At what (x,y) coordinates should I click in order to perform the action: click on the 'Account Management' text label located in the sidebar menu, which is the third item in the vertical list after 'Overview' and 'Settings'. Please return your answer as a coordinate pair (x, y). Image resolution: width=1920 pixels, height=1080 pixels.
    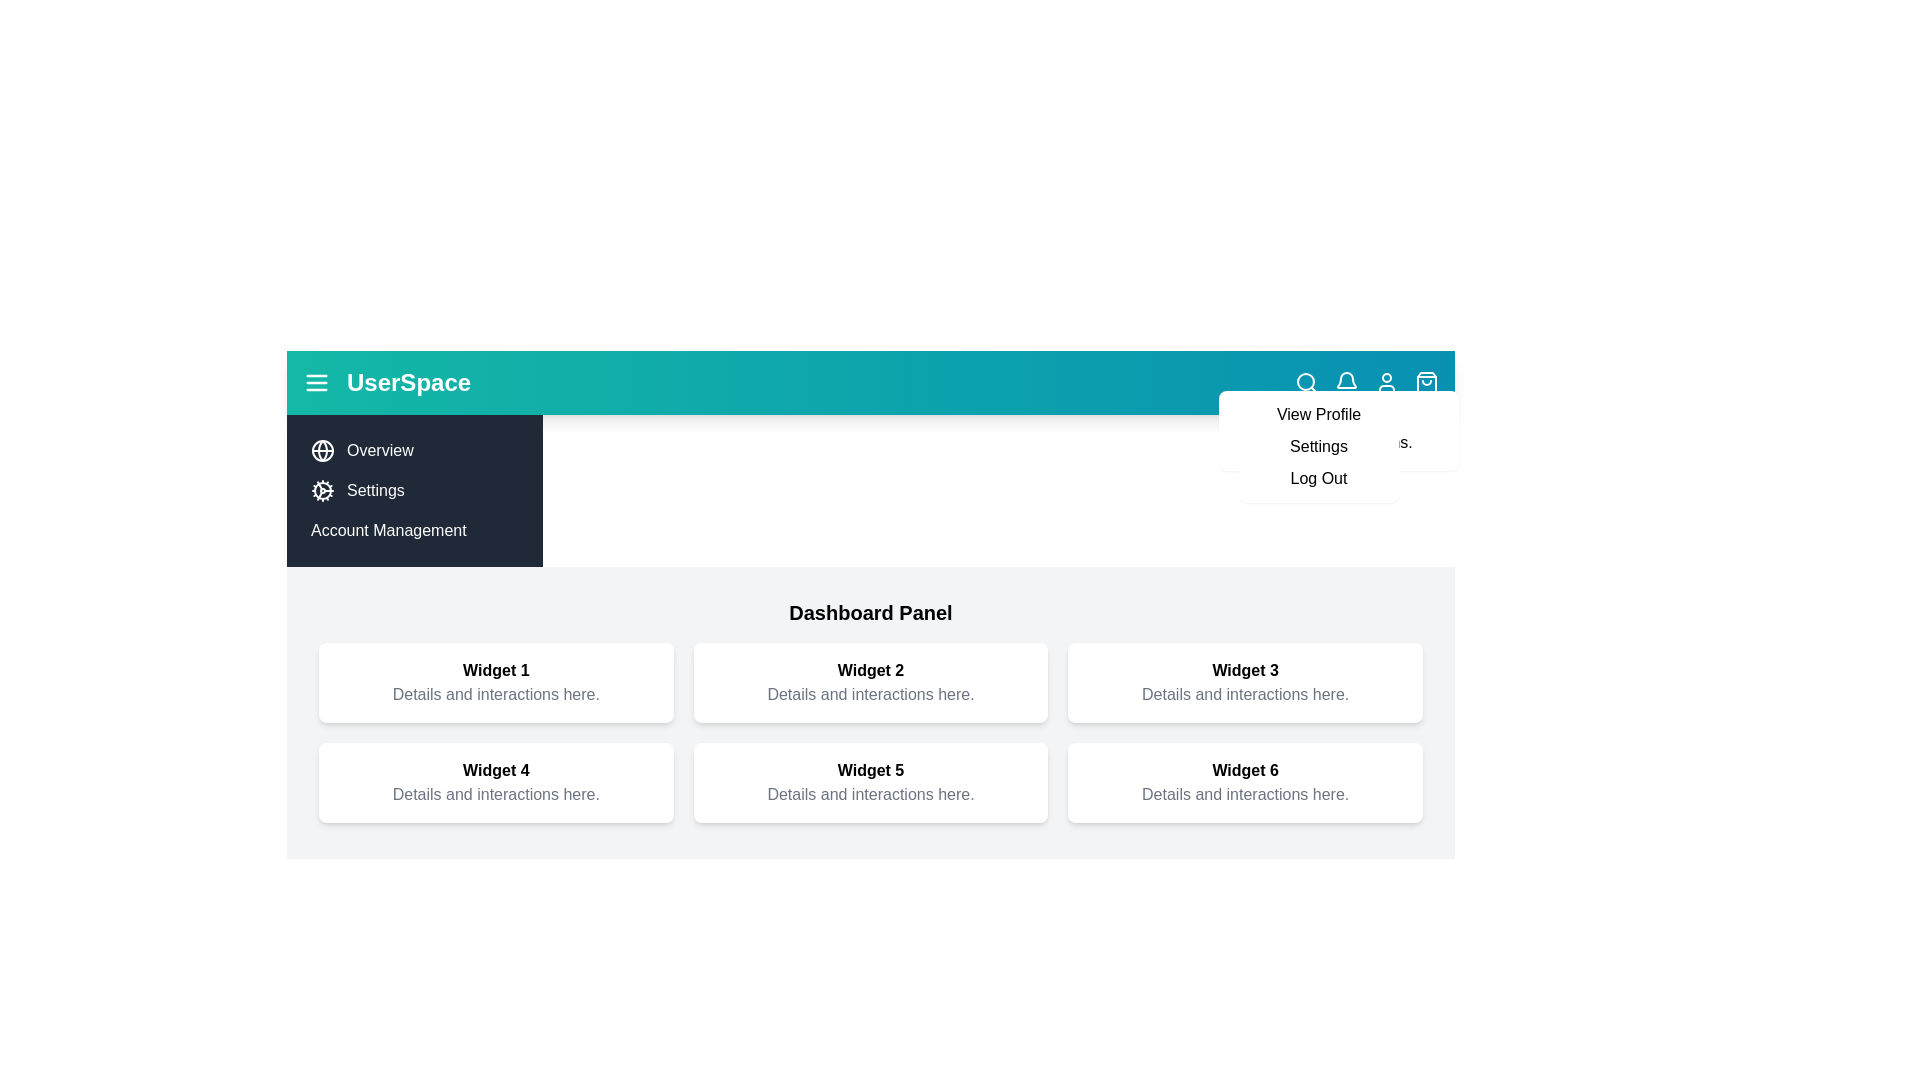
    Looking at the image, I should click on (413, 530).